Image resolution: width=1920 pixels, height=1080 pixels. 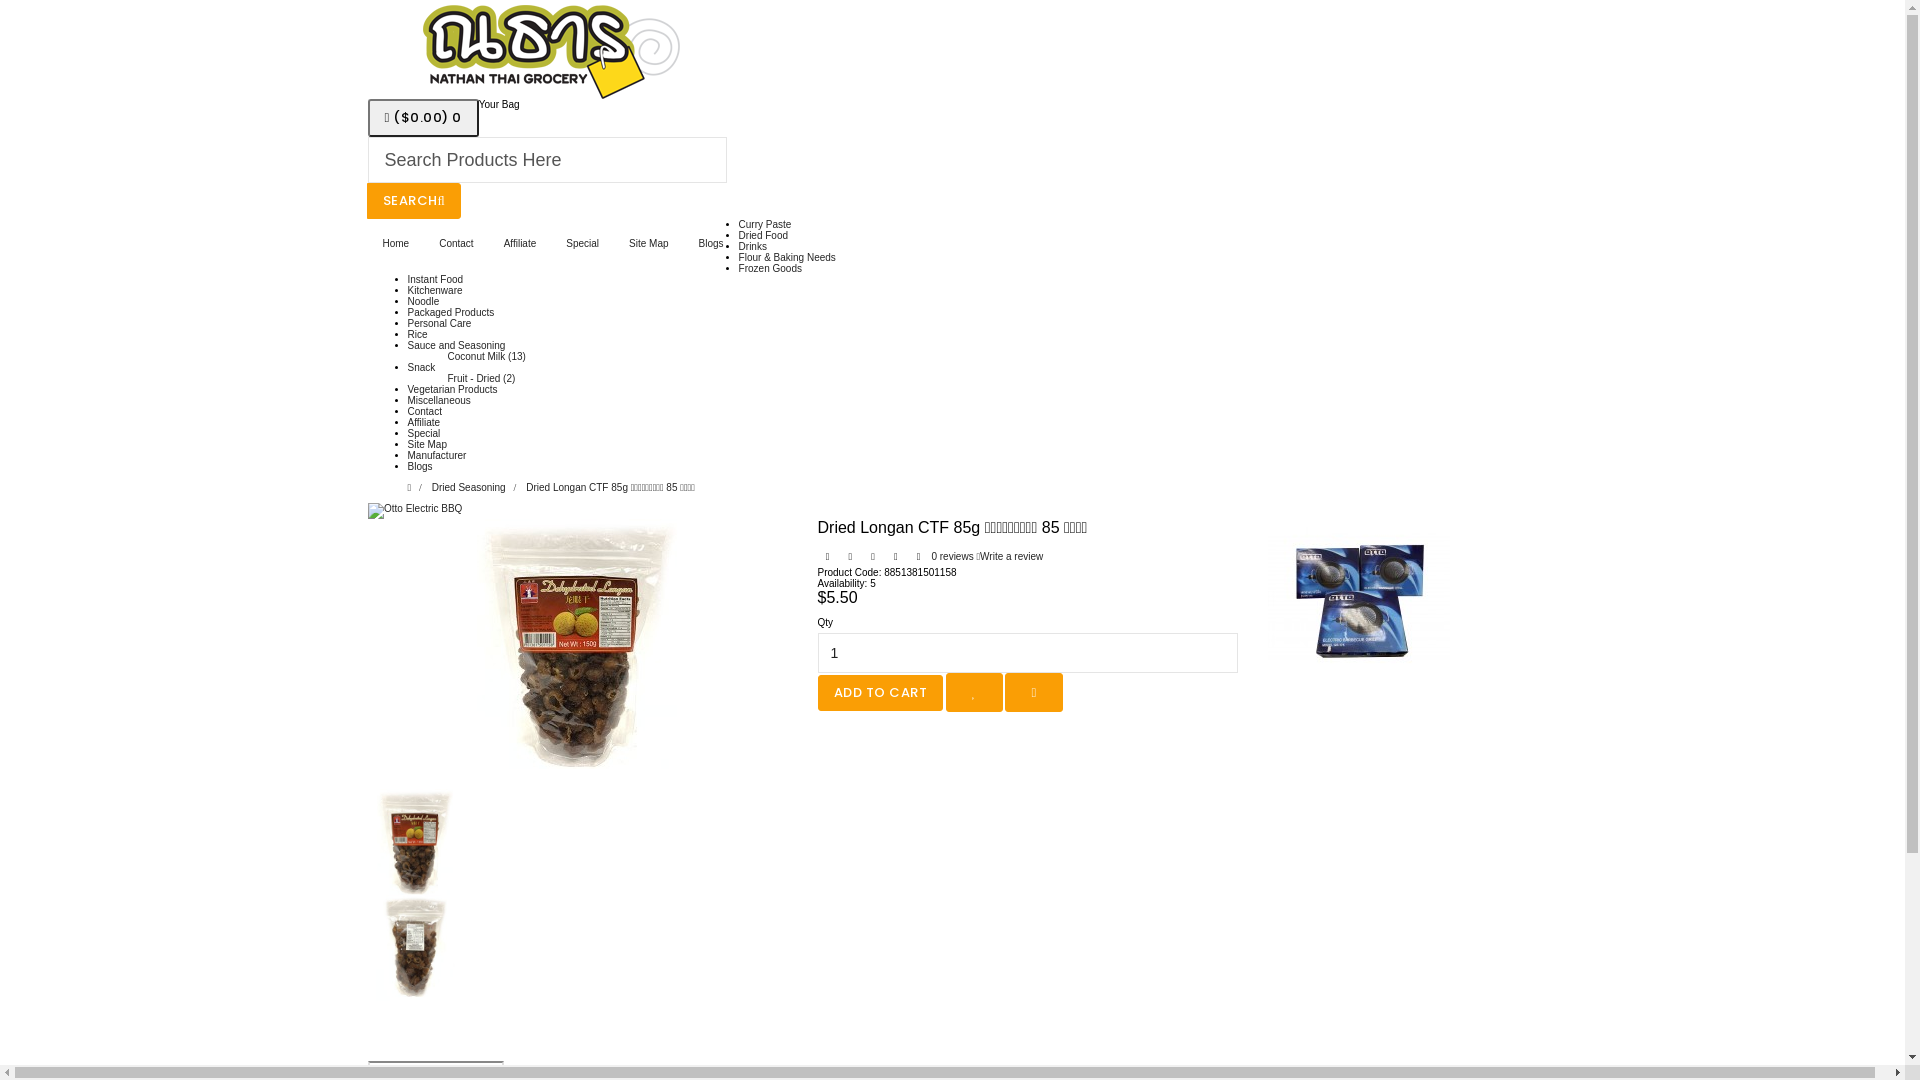 What do you see at coordinates (407, 279) in the screenshot?
I see `'Instant Food'` at bounding box center [407, 279].